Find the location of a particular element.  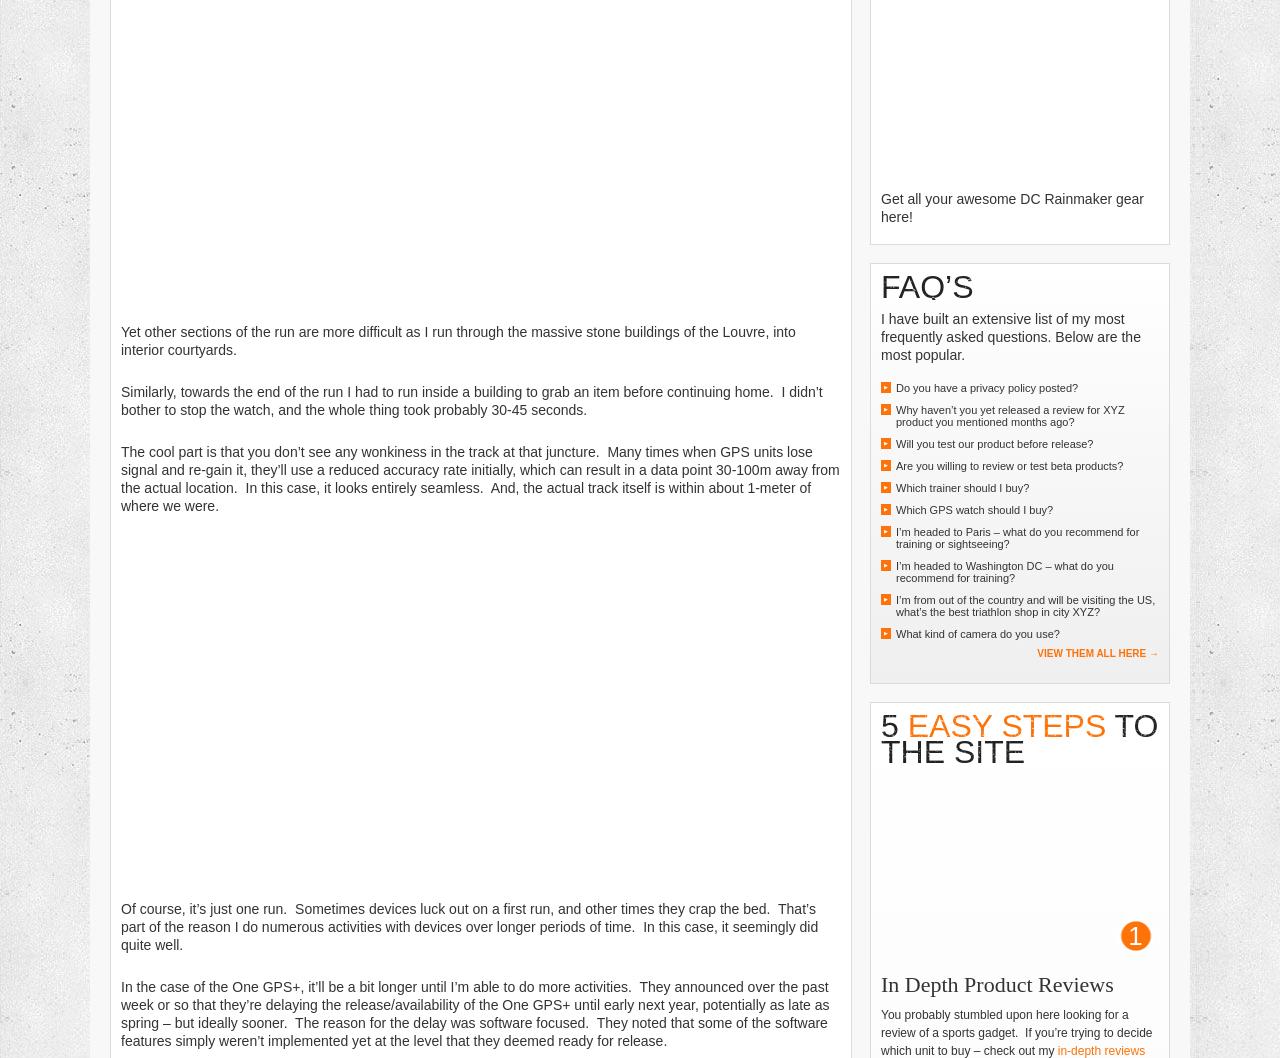

'View Them All Here →' is located at coordinates (1096, 651).